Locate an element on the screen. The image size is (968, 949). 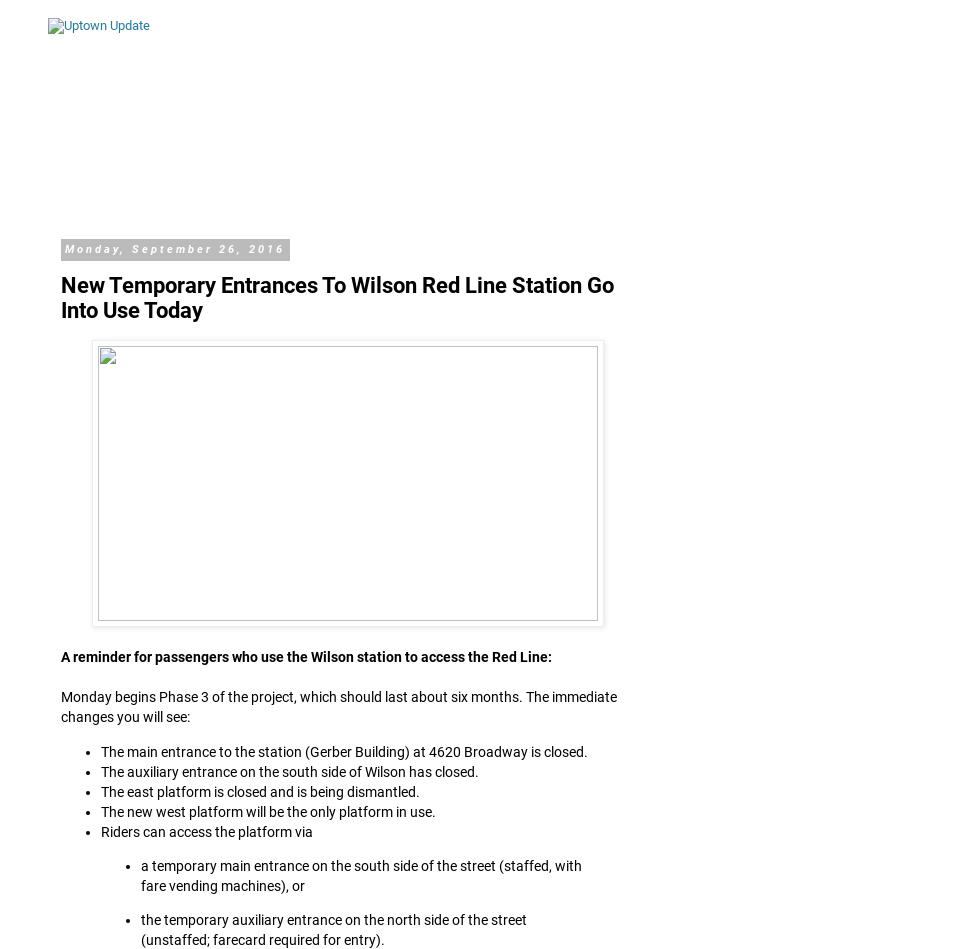
'The east platform is closed and is being dismantled.' is located at coordinates (260, 790).